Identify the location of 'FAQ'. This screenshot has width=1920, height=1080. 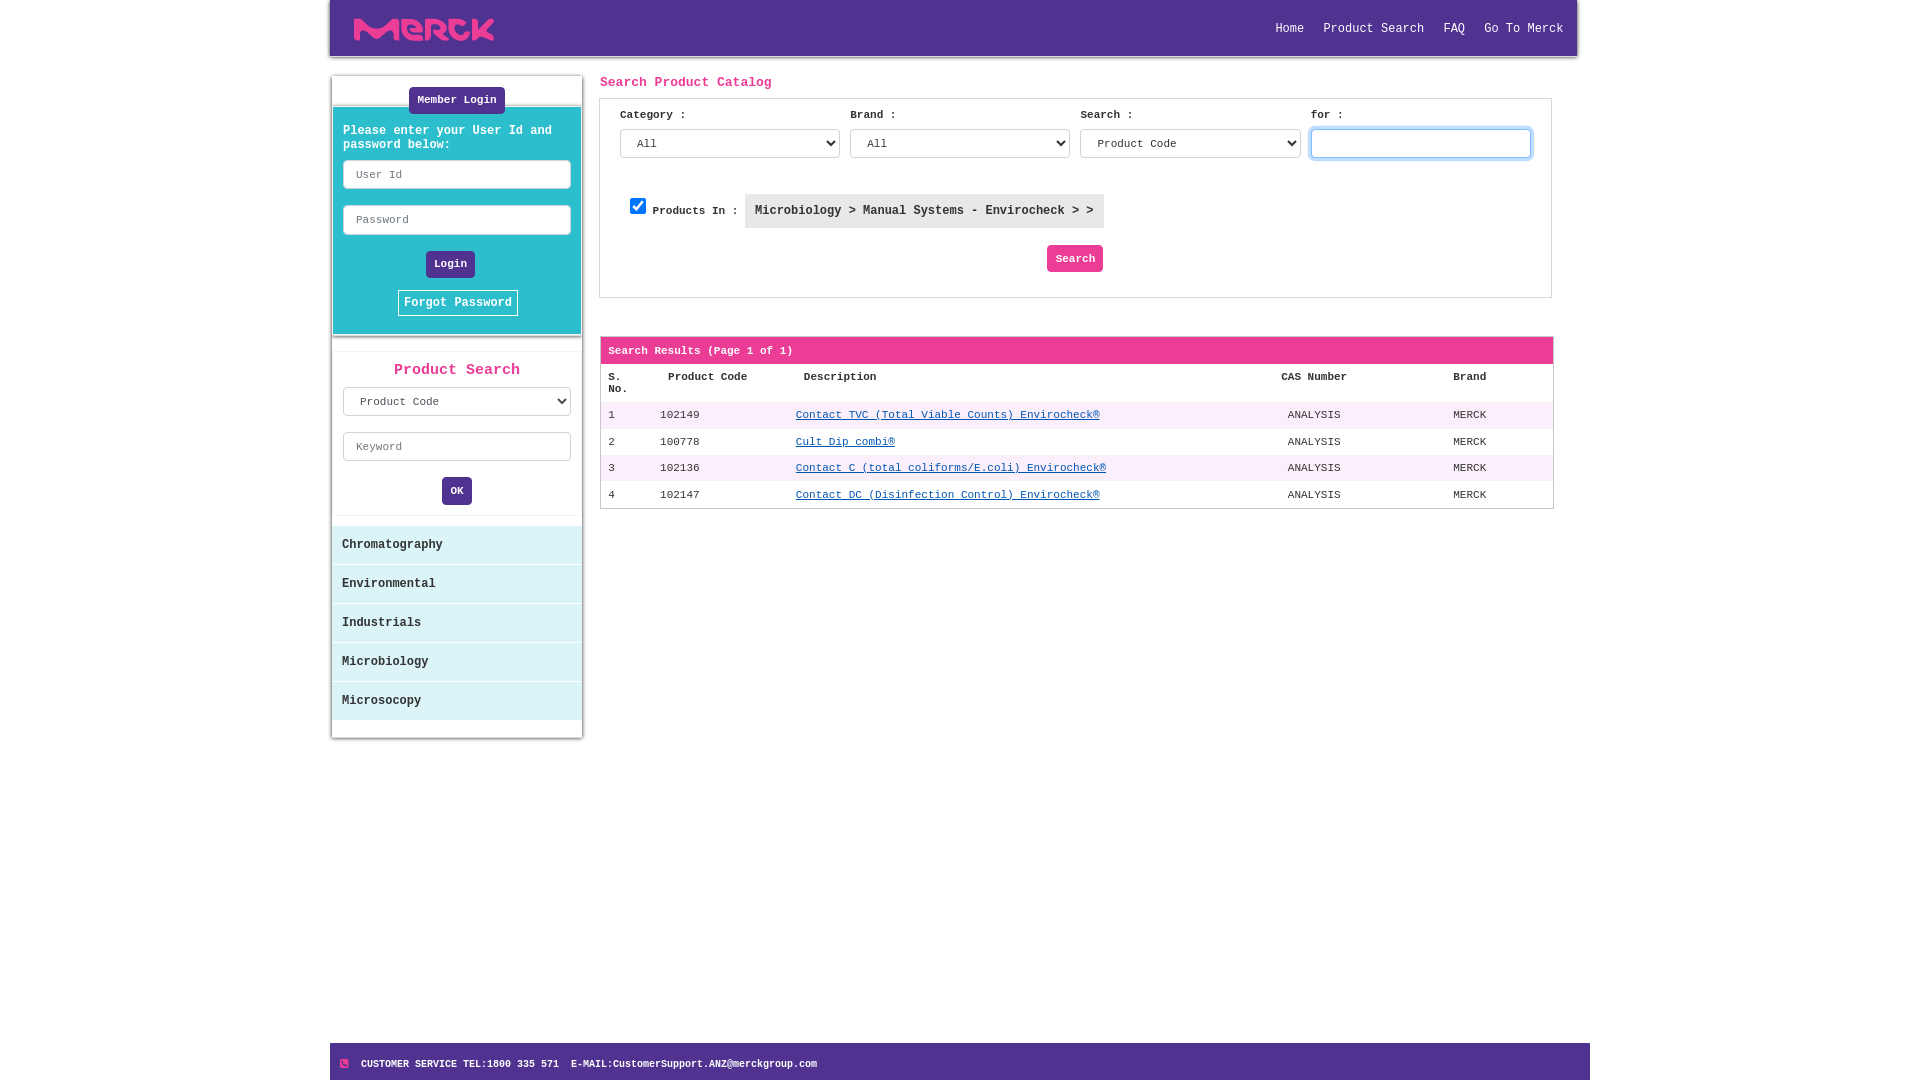
(1438, 29).